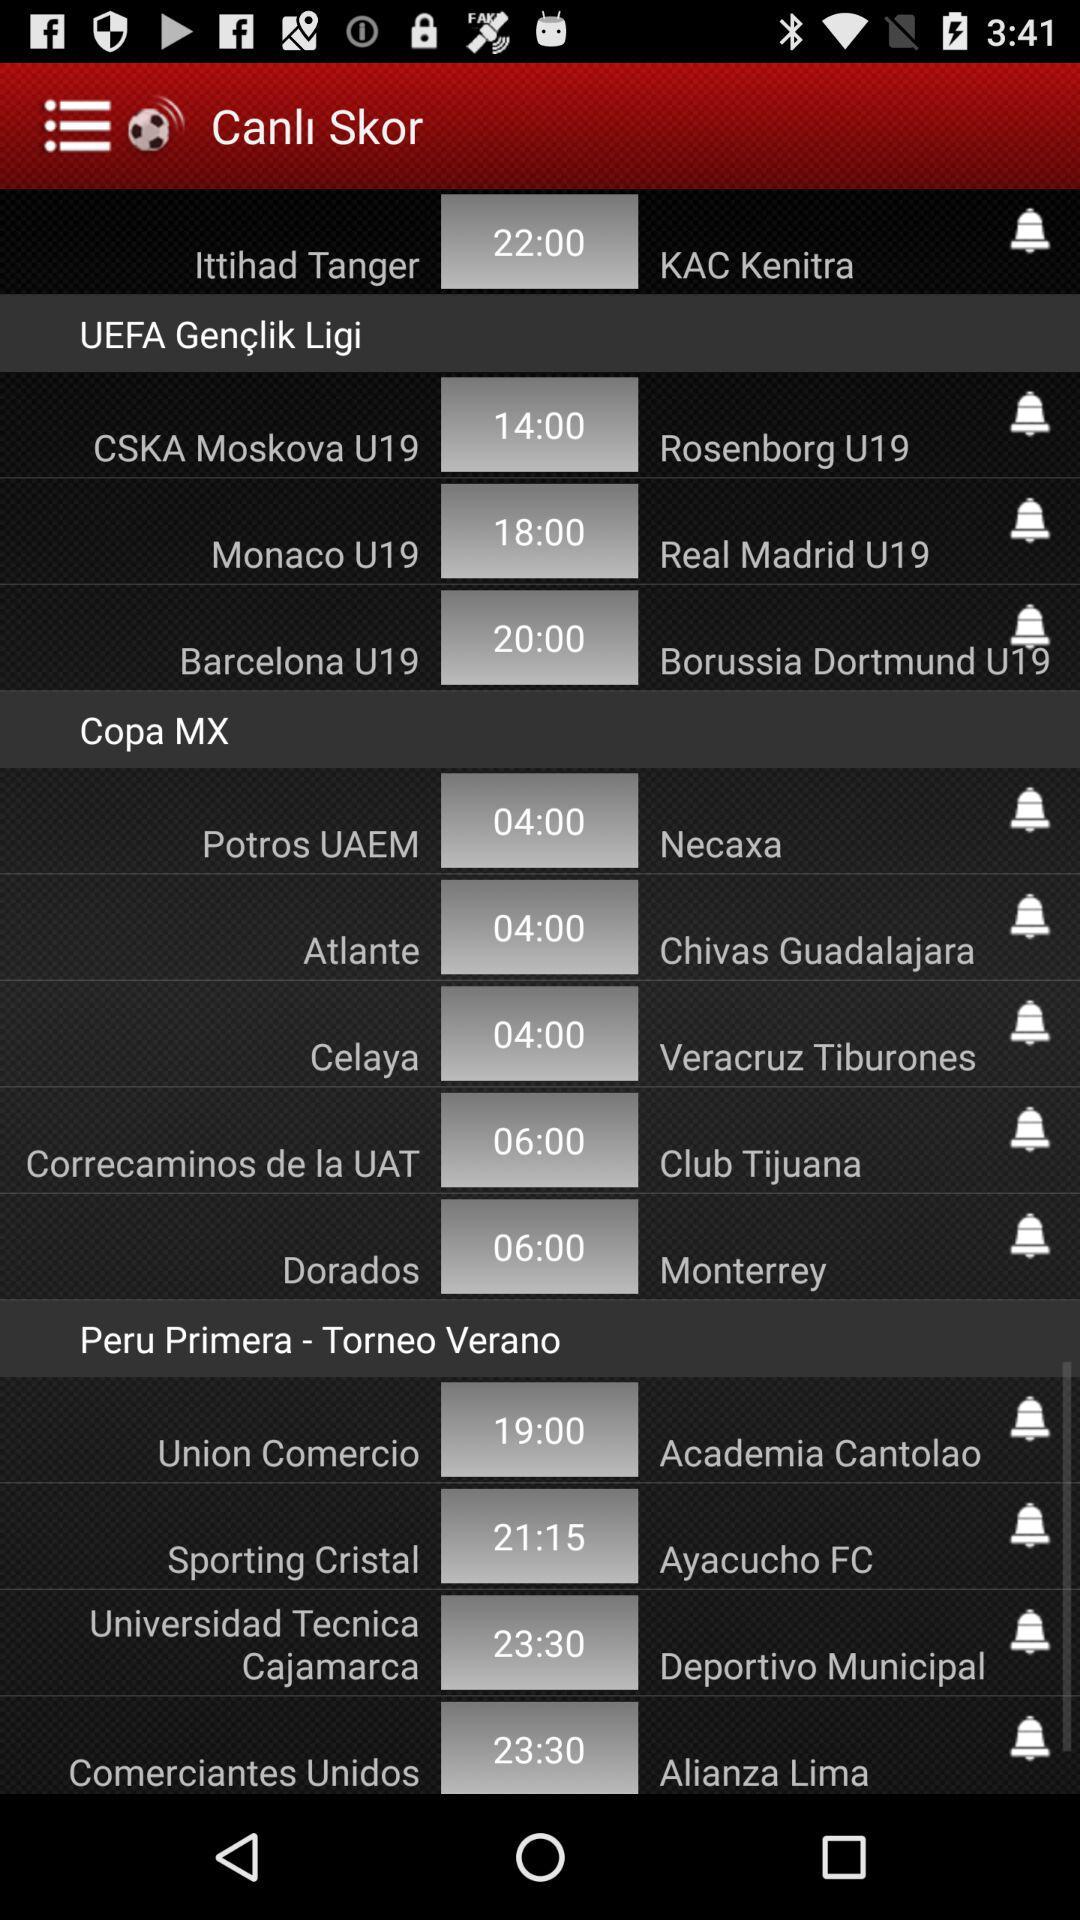 The width and height of the screenshot is (1080, 1920). I want to click on bell button, so click(1029, 1524).